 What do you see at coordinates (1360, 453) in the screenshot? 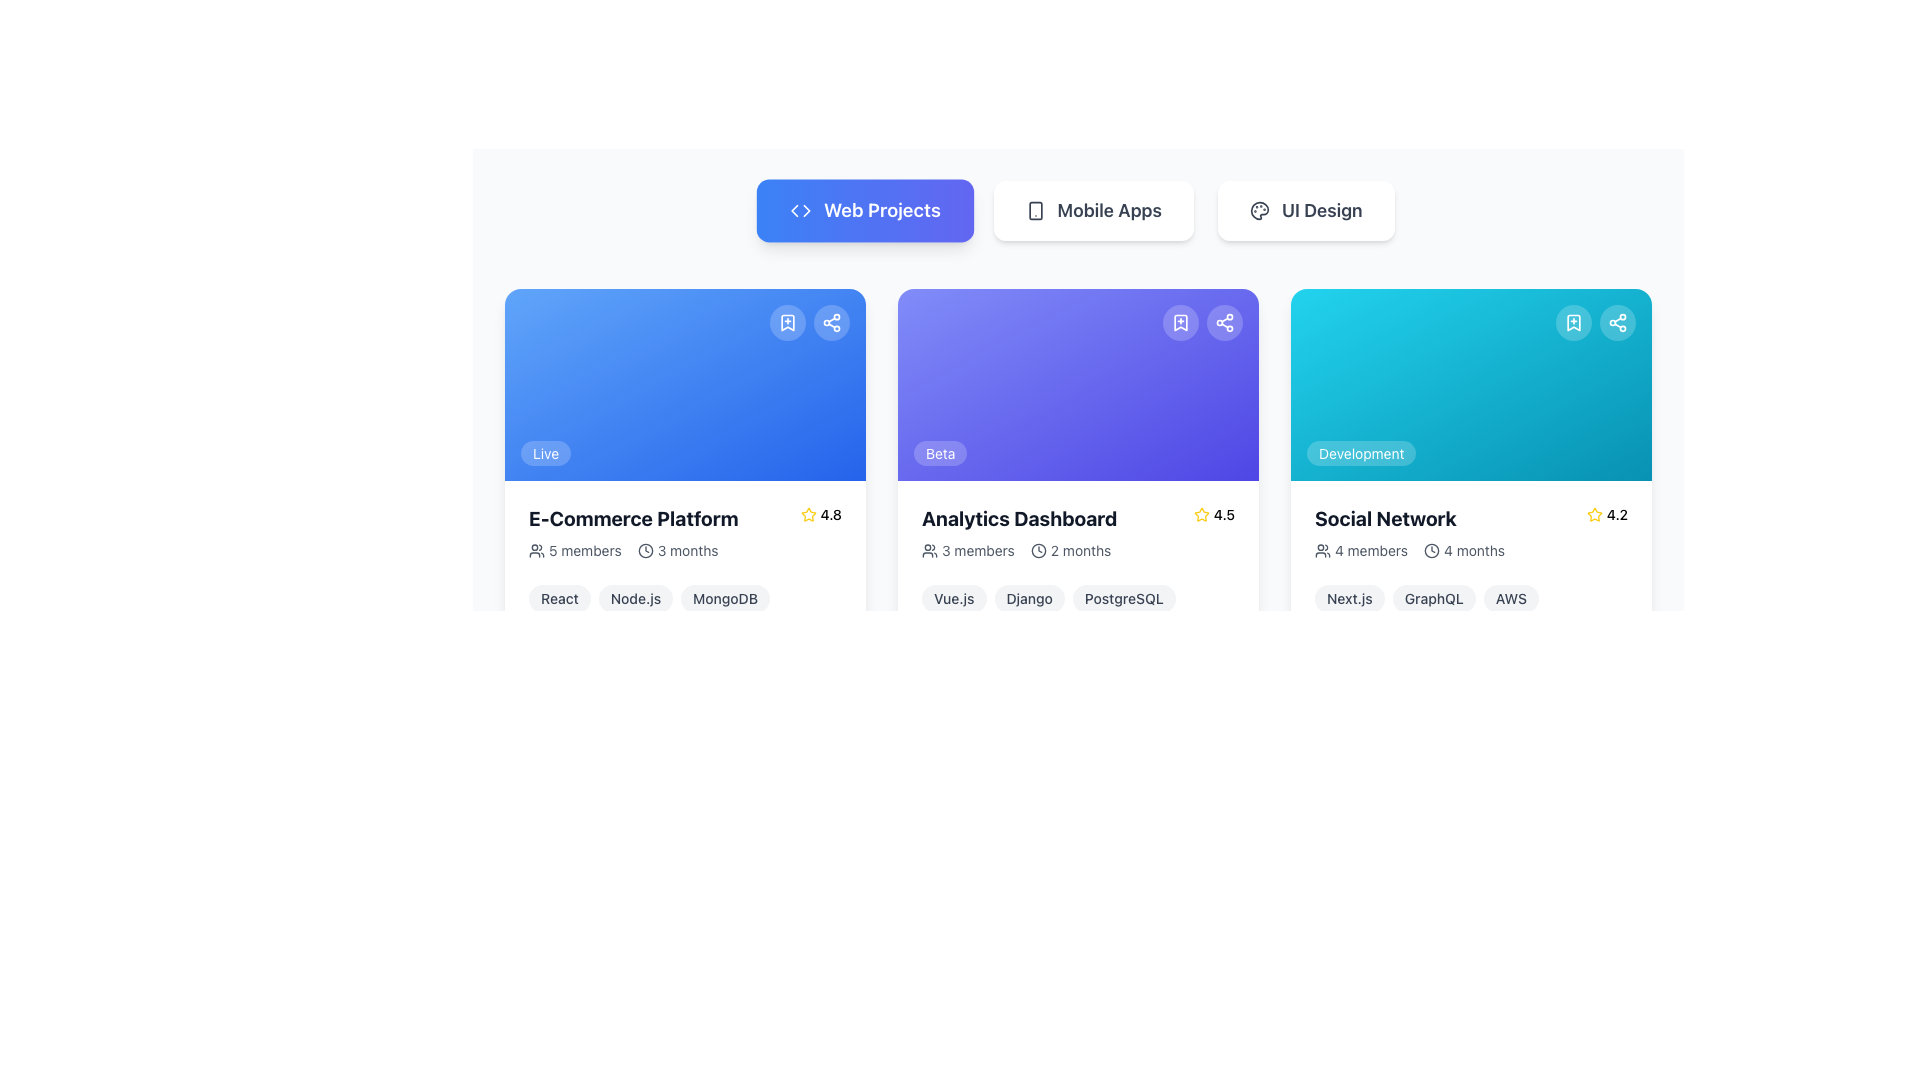
I see `text from the pill-shaped badge with a light blue background and white text that reads 'Development', located at the top section of the 'Social Network' card` at bounding box center [1360, 453].